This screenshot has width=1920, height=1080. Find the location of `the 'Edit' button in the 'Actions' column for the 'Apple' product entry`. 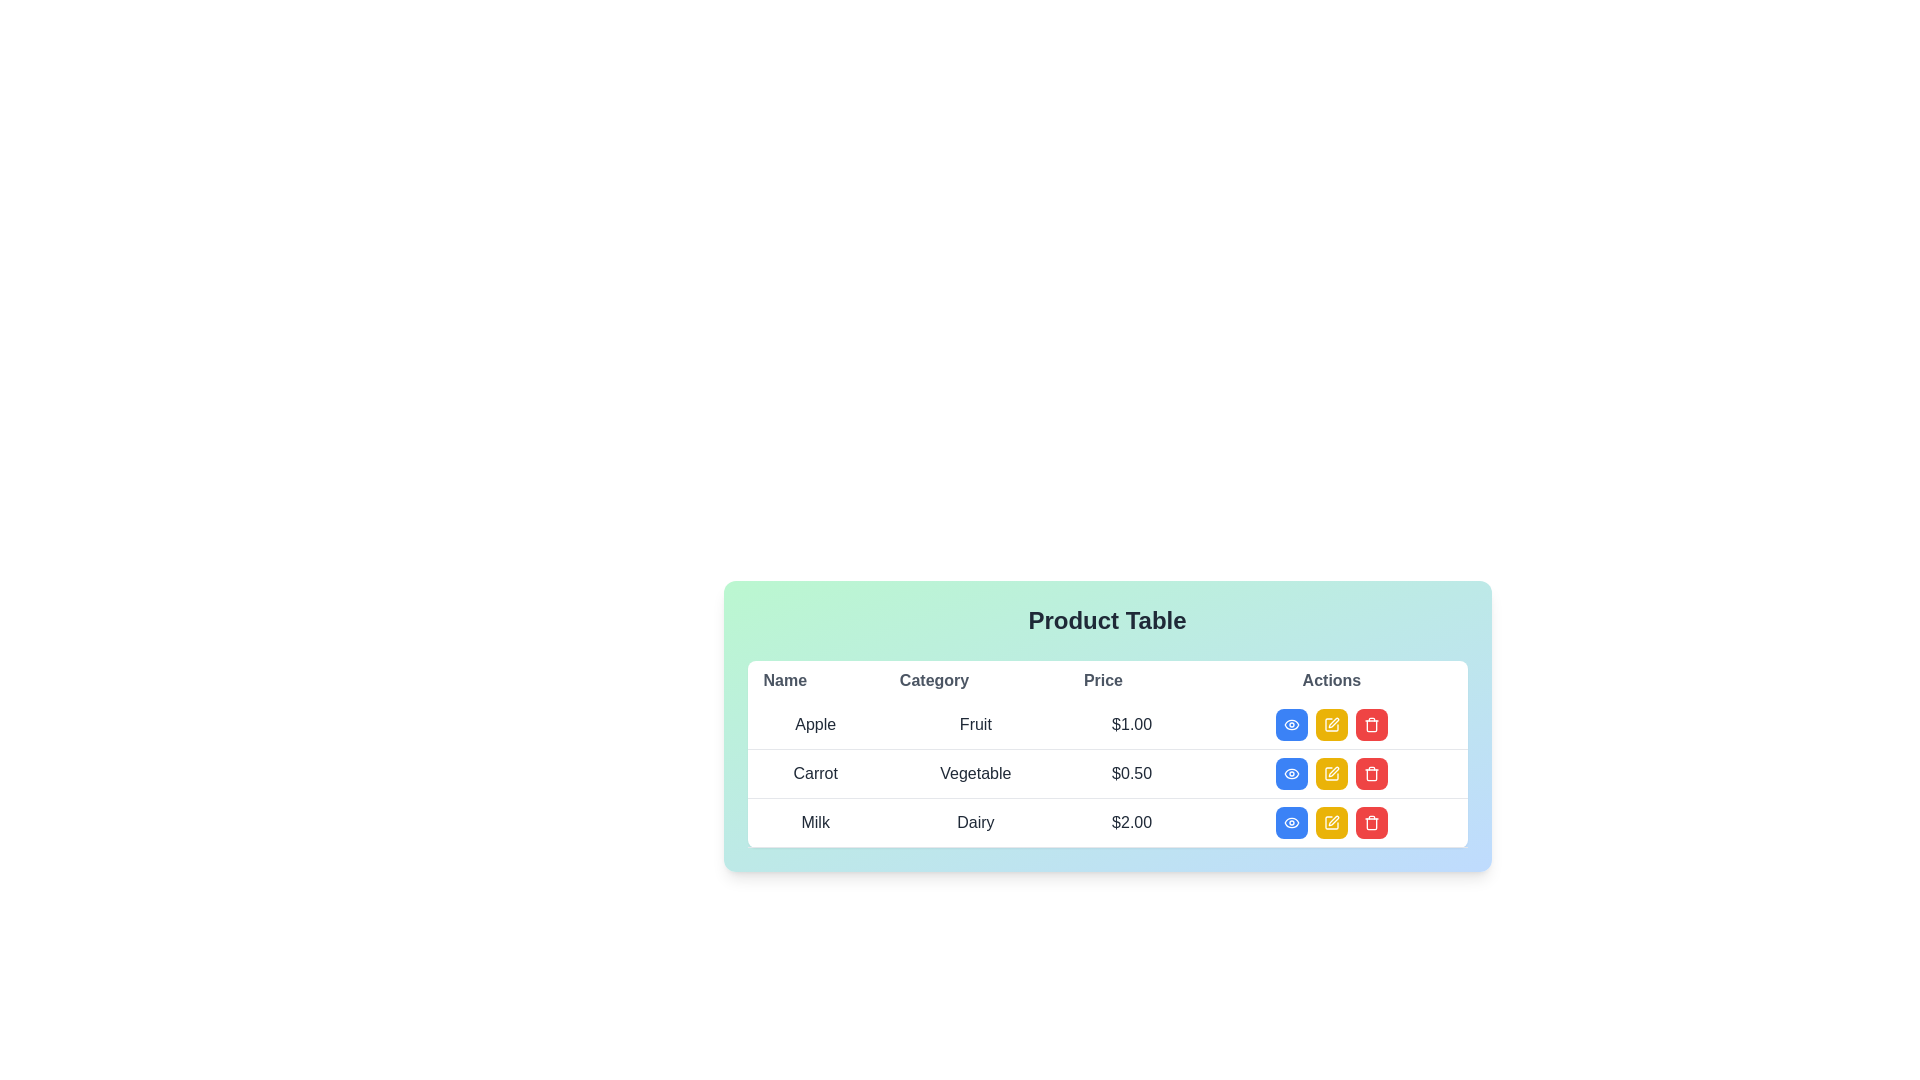

the 'Edit' button in the 'Actions' column for the 'Apple' product entry is located at coordinates (1331, 725).